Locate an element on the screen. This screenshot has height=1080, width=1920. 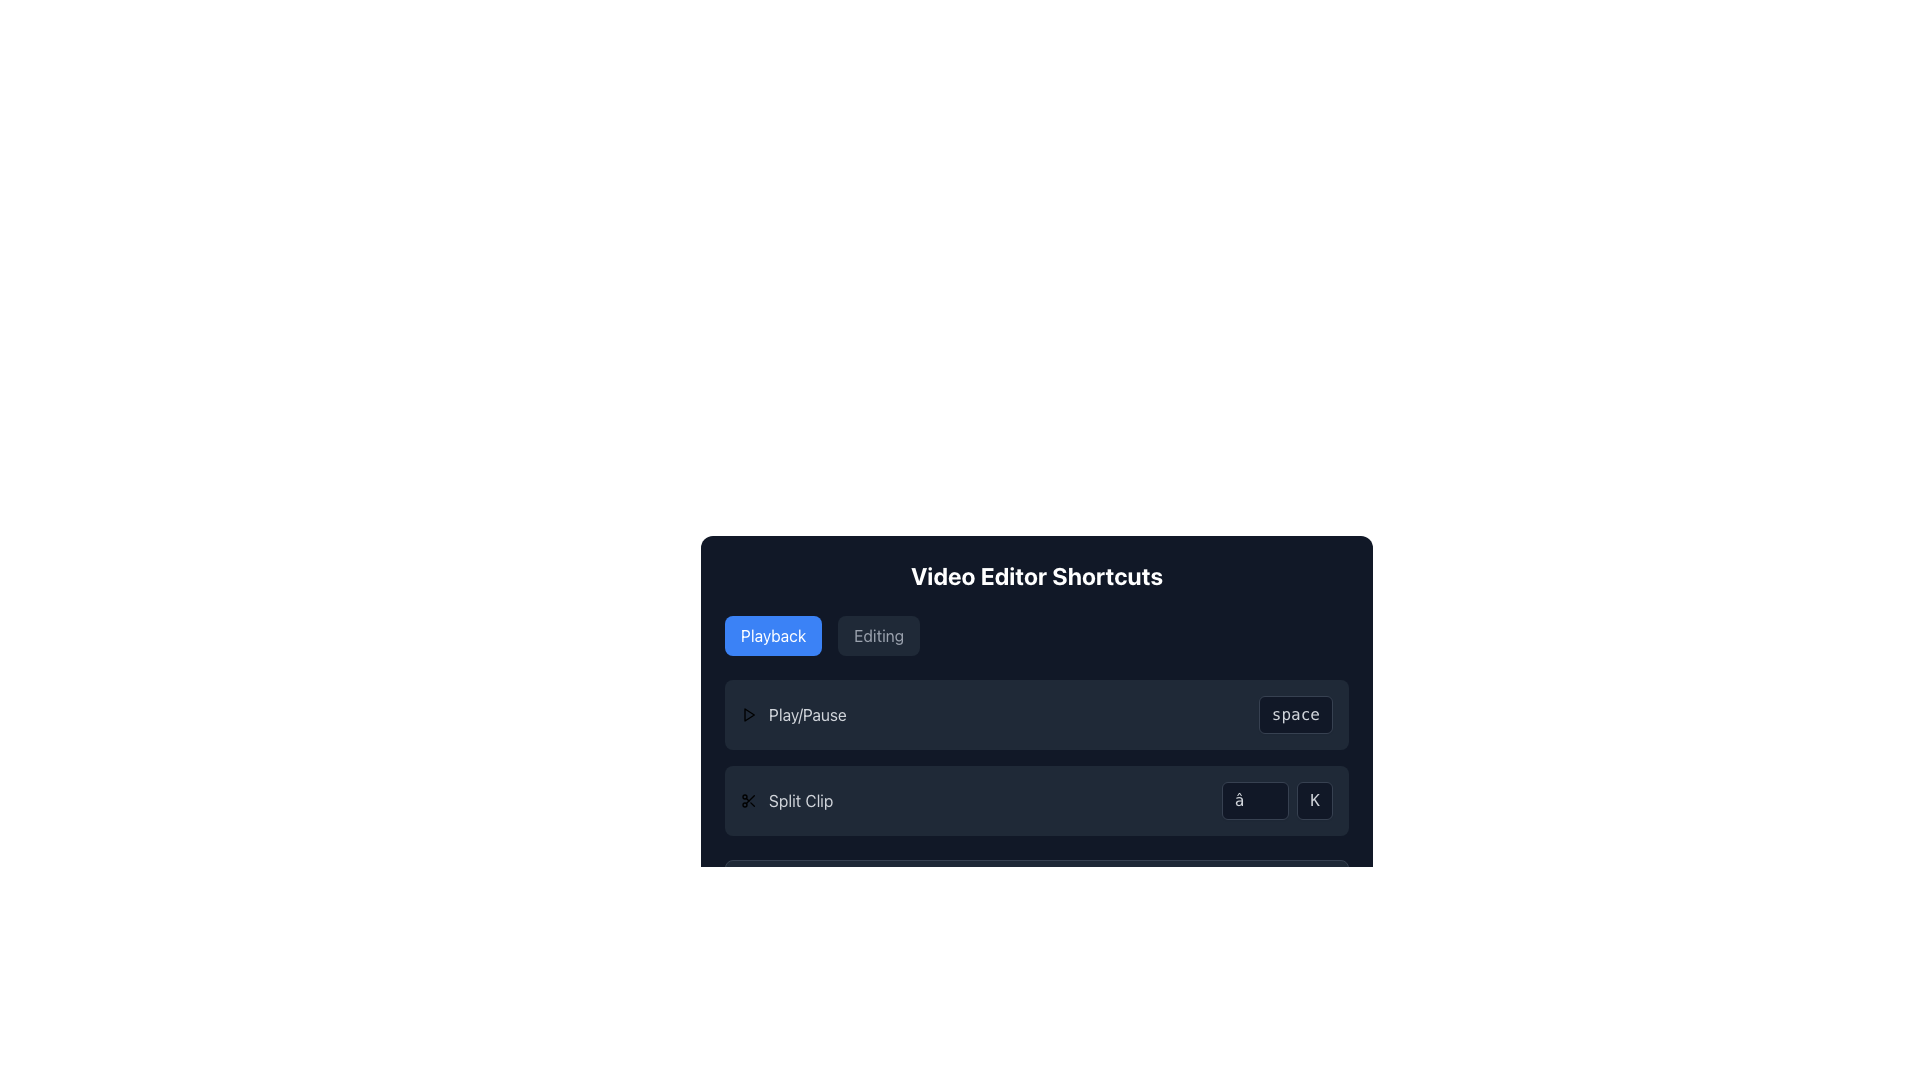
the space button located to the right of the 'Play/Pause' label in the 'Video Editor Shortcuts' section is located at coordinates (1296, 713).